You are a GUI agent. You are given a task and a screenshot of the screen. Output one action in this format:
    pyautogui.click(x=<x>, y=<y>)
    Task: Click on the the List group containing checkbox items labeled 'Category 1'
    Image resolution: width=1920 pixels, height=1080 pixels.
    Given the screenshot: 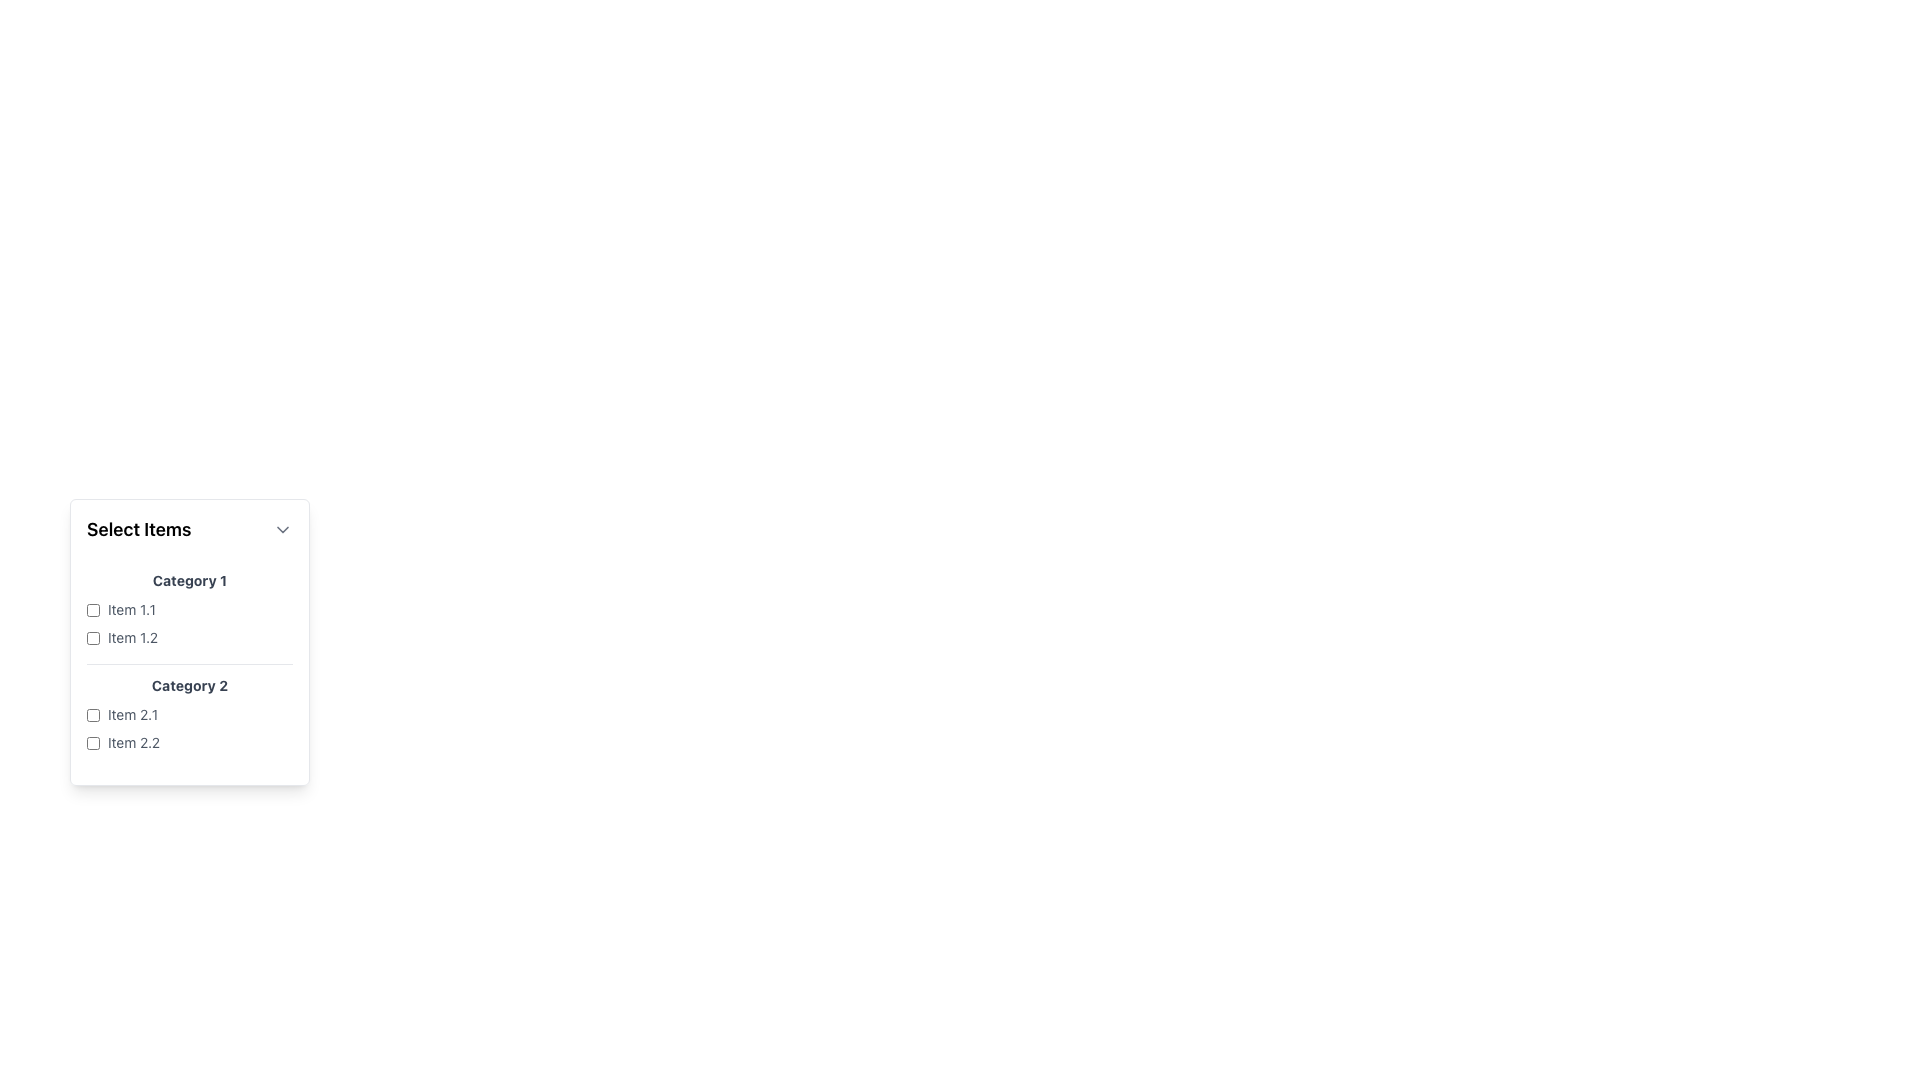 What is the action you would take?
    pyautogui.click(x=190, y=611)
    